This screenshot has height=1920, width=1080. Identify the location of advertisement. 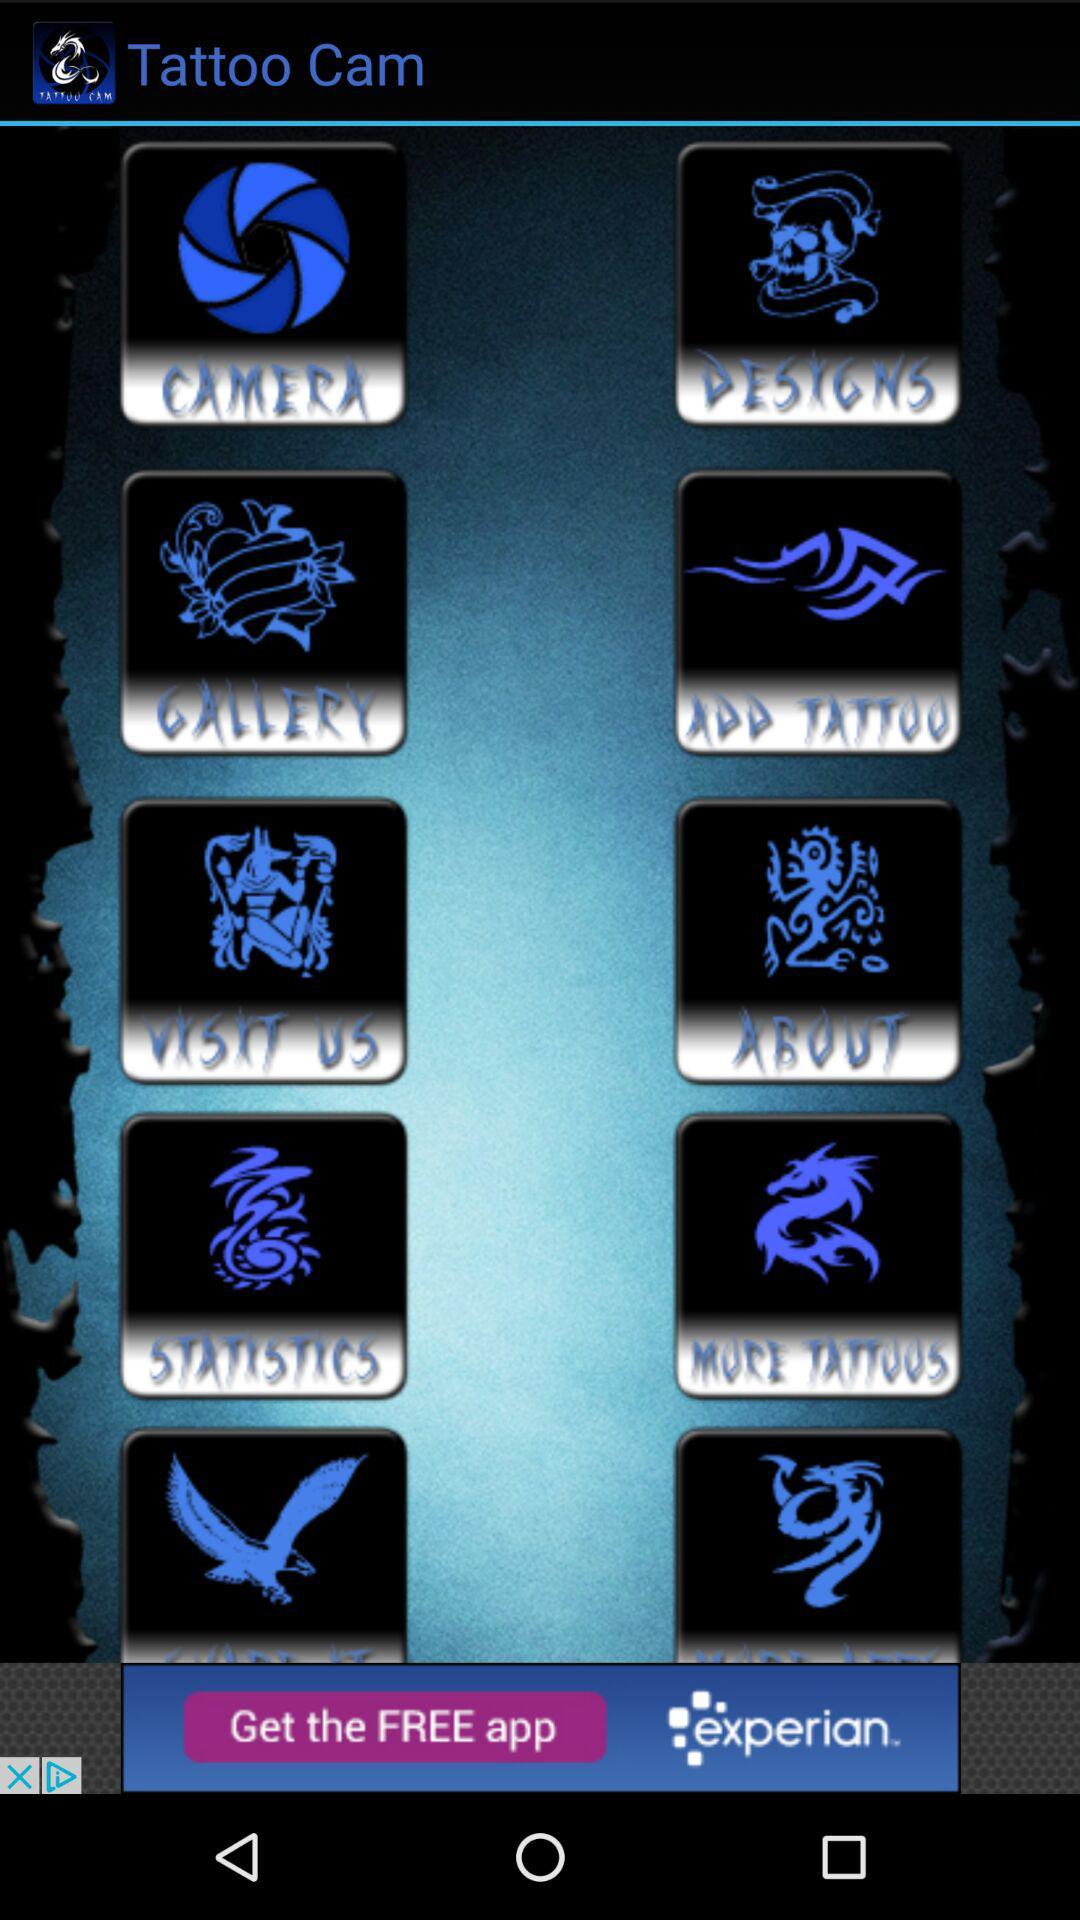
(540, 1727).